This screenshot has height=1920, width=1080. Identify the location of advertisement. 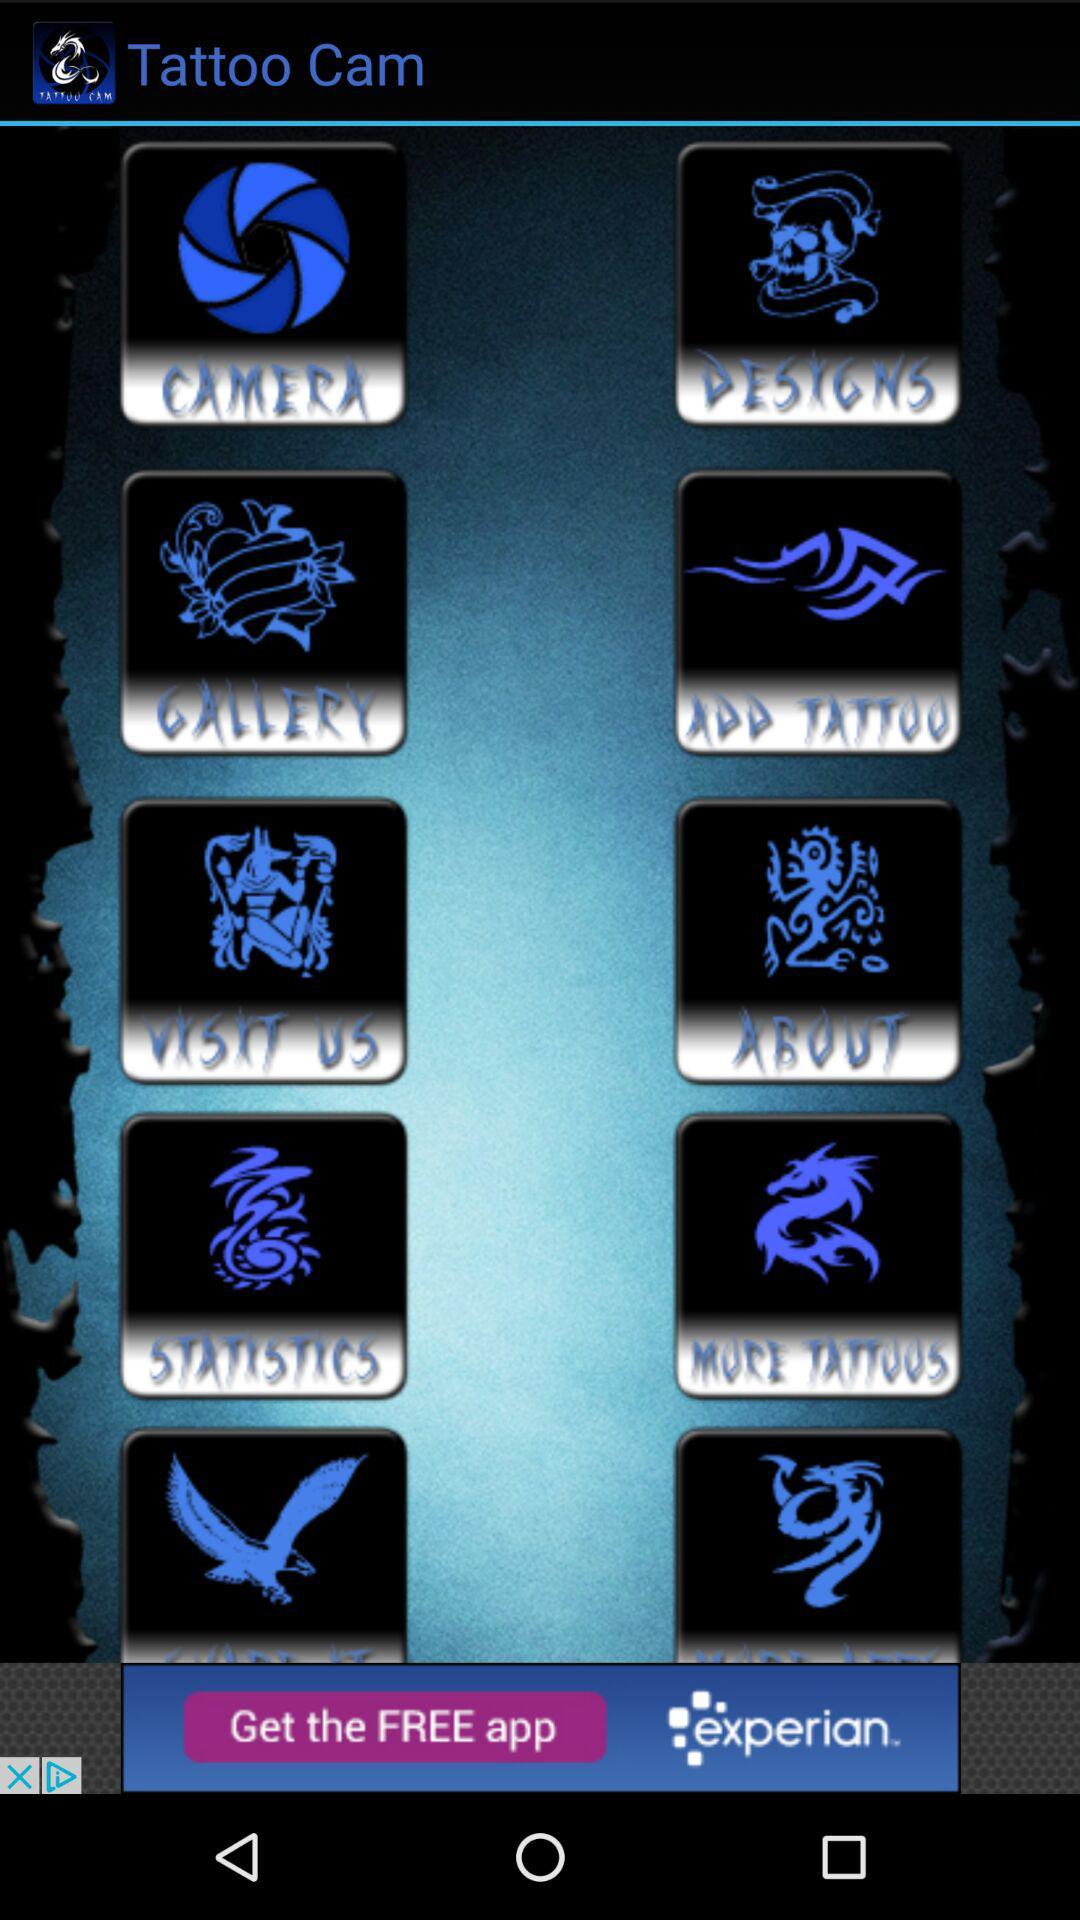
(540, 1727).